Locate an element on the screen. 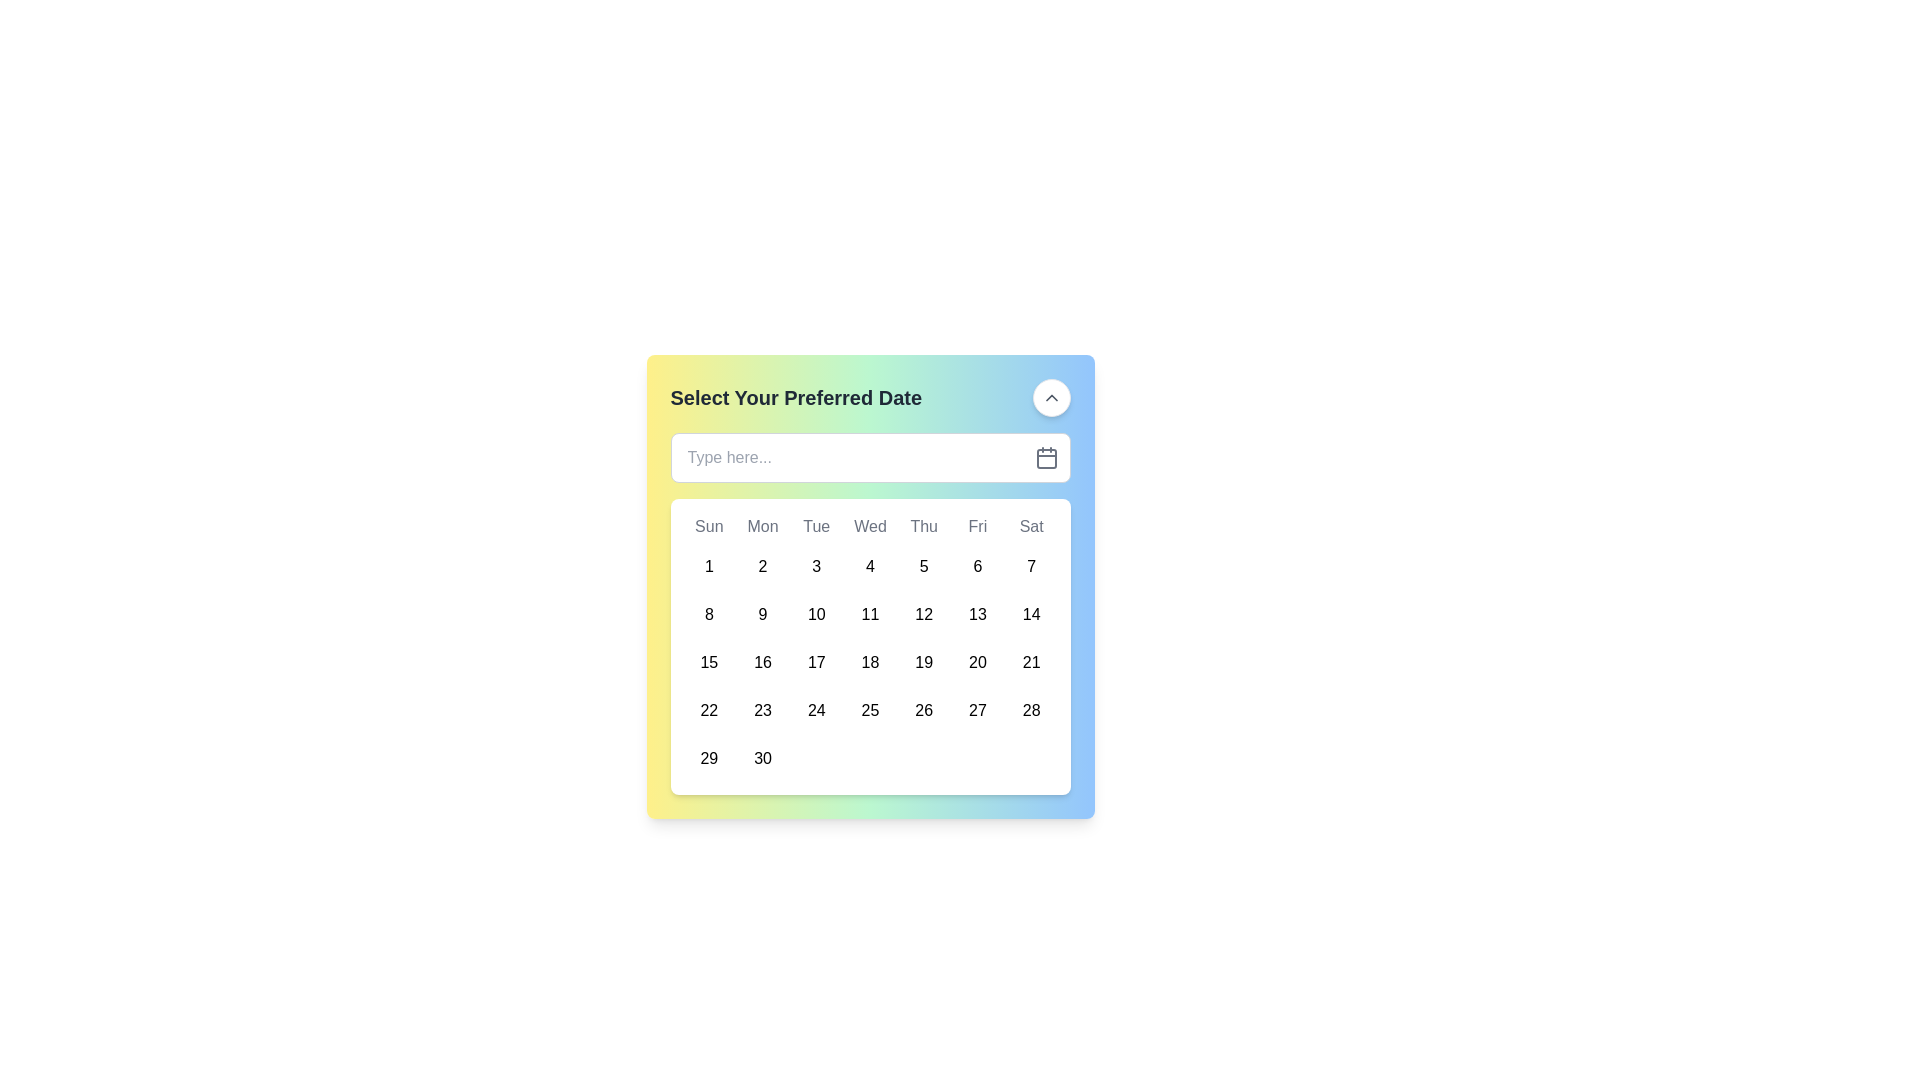 Image resolution: width=1920 pixels, height=1080 pixels. the rounded interactive button labeled '18' in the calendar grid is located at coordinates (870, 663).